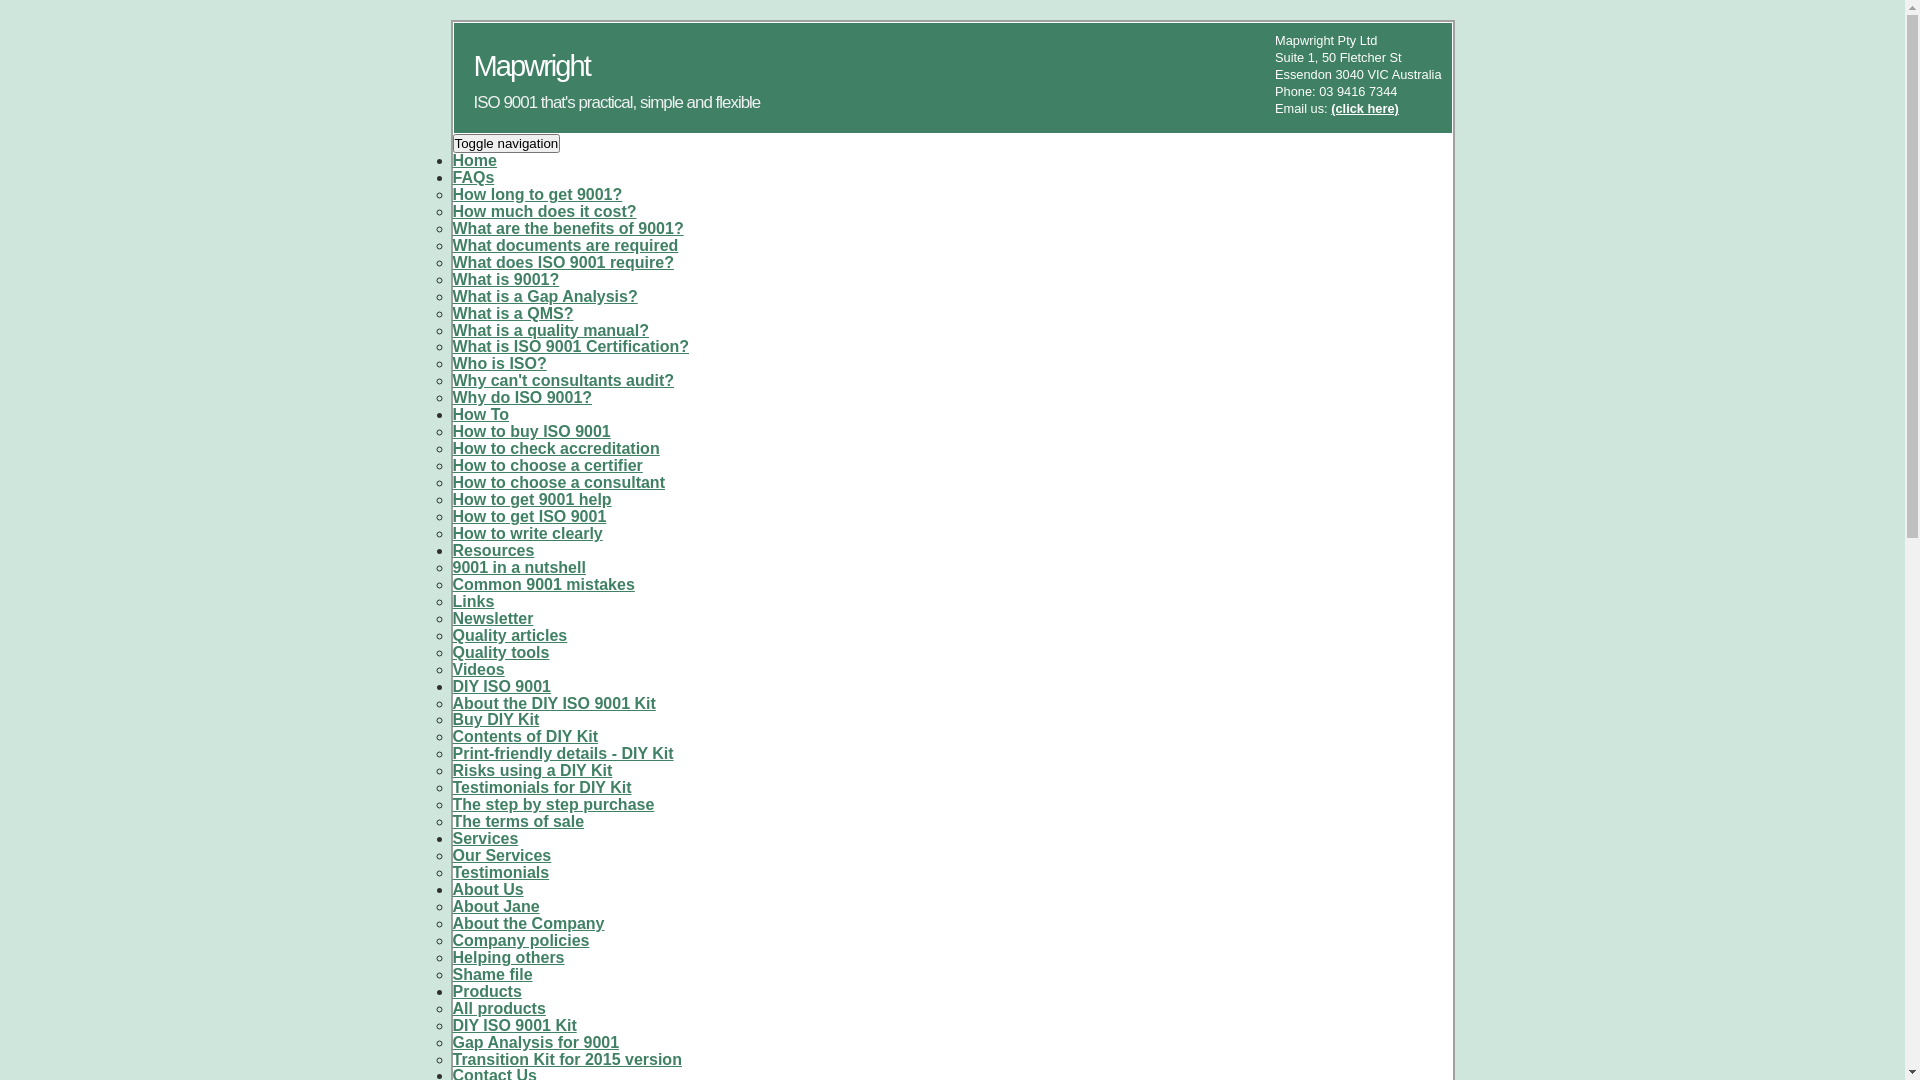 This screenshot has height=1080, width=1920. Describe the element at coordinates (473, 159) in the screenshot. I see `'Home'` at that location.